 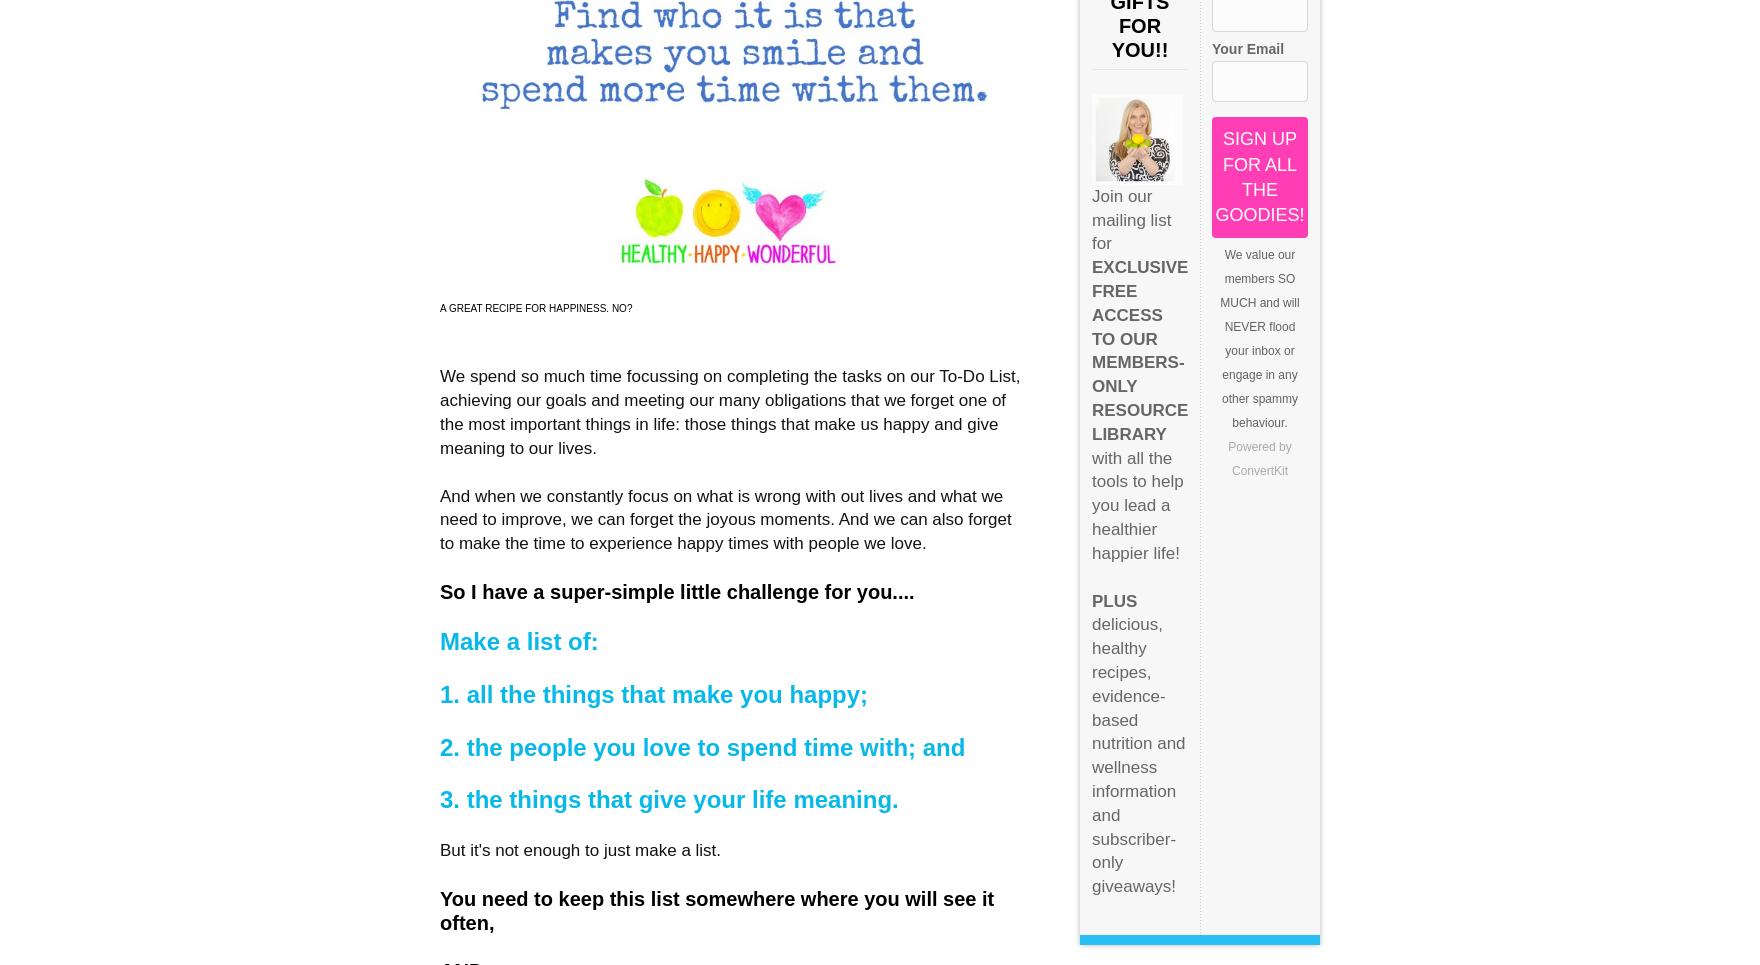 I want to click on 'But it's not enough to just make a list.', so click(x=580, y=849).